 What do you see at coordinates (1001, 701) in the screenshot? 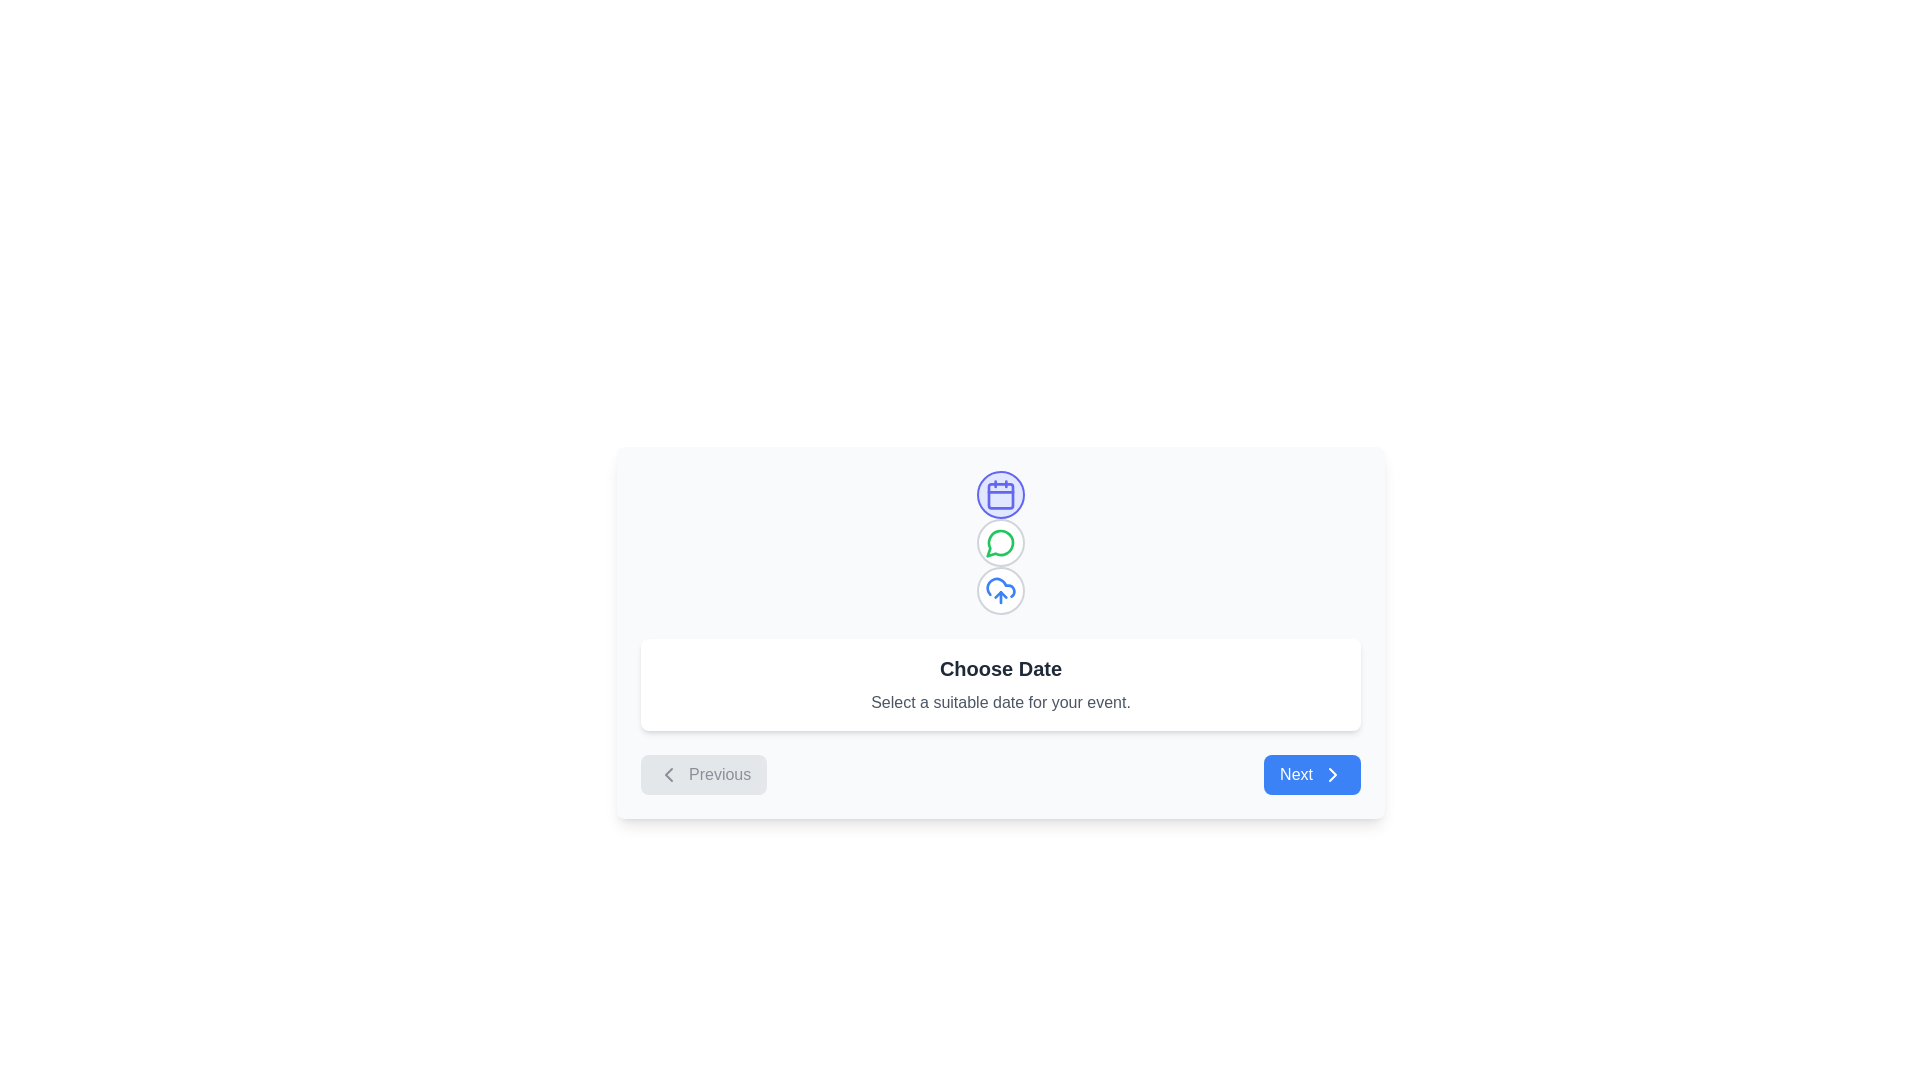
I see `the static text label that contains the text 'Select a suitable date for your event.' located below the 'Choose Date' heading in the white rectangular card` at bounding box center [1001, 701].